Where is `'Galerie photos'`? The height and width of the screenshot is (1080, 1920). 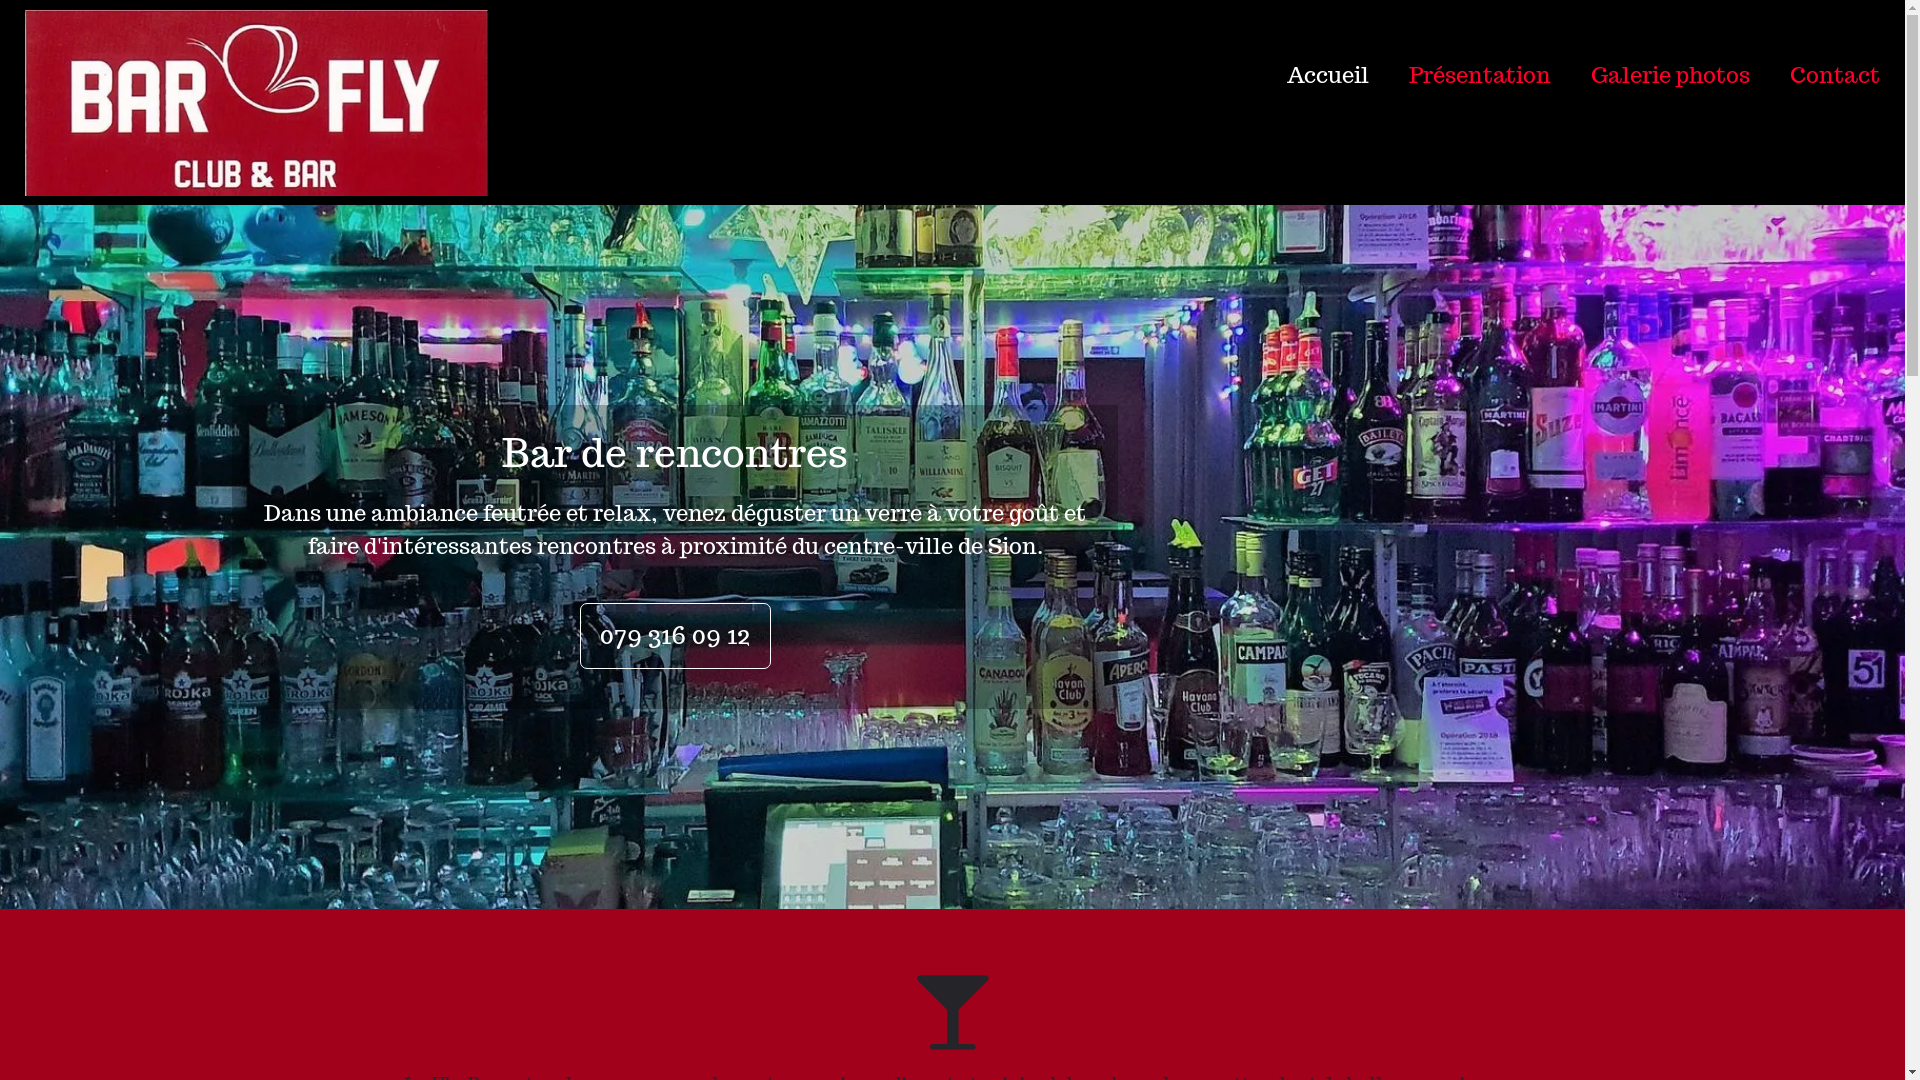 'Galerie photos' is located at coordinates (1650, 73).